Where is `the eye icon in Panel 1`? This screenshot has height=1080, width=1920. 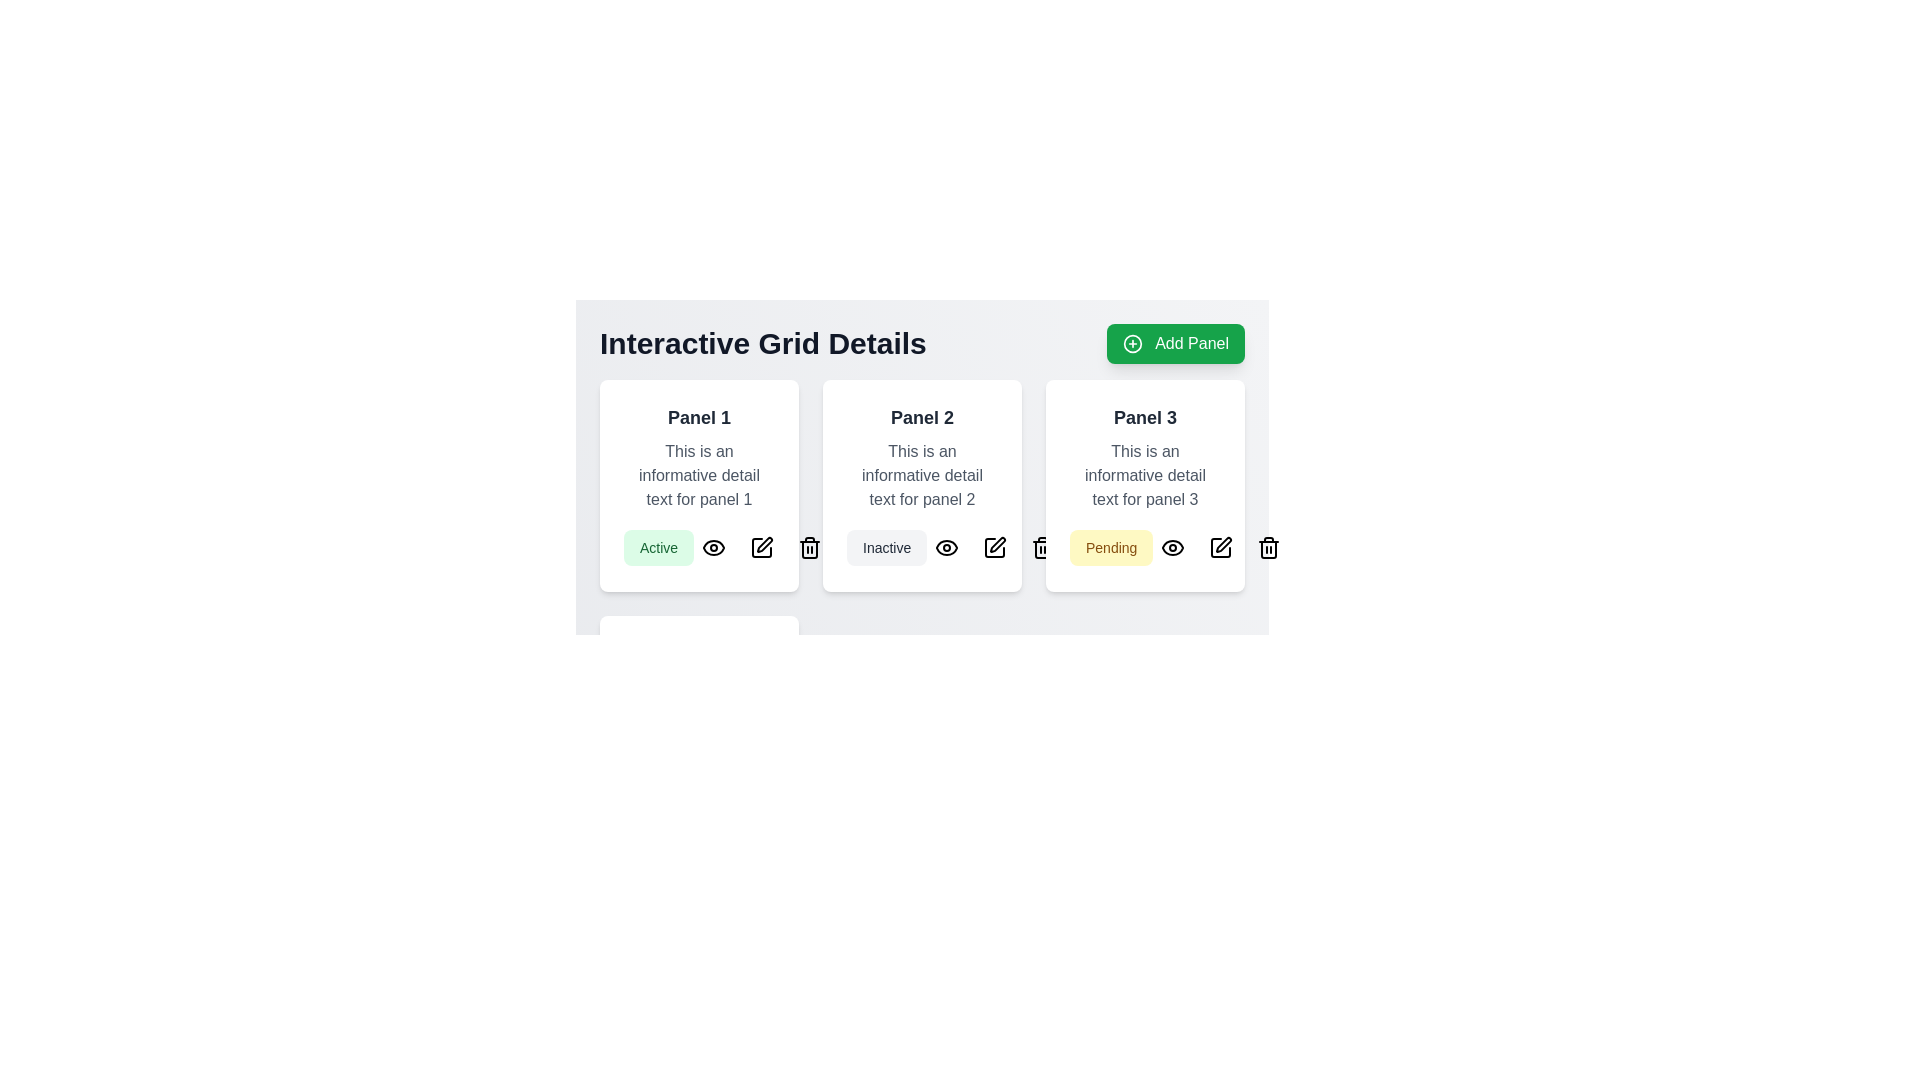 the eye icon in Panel 1 is located at coordinates (714, 547).